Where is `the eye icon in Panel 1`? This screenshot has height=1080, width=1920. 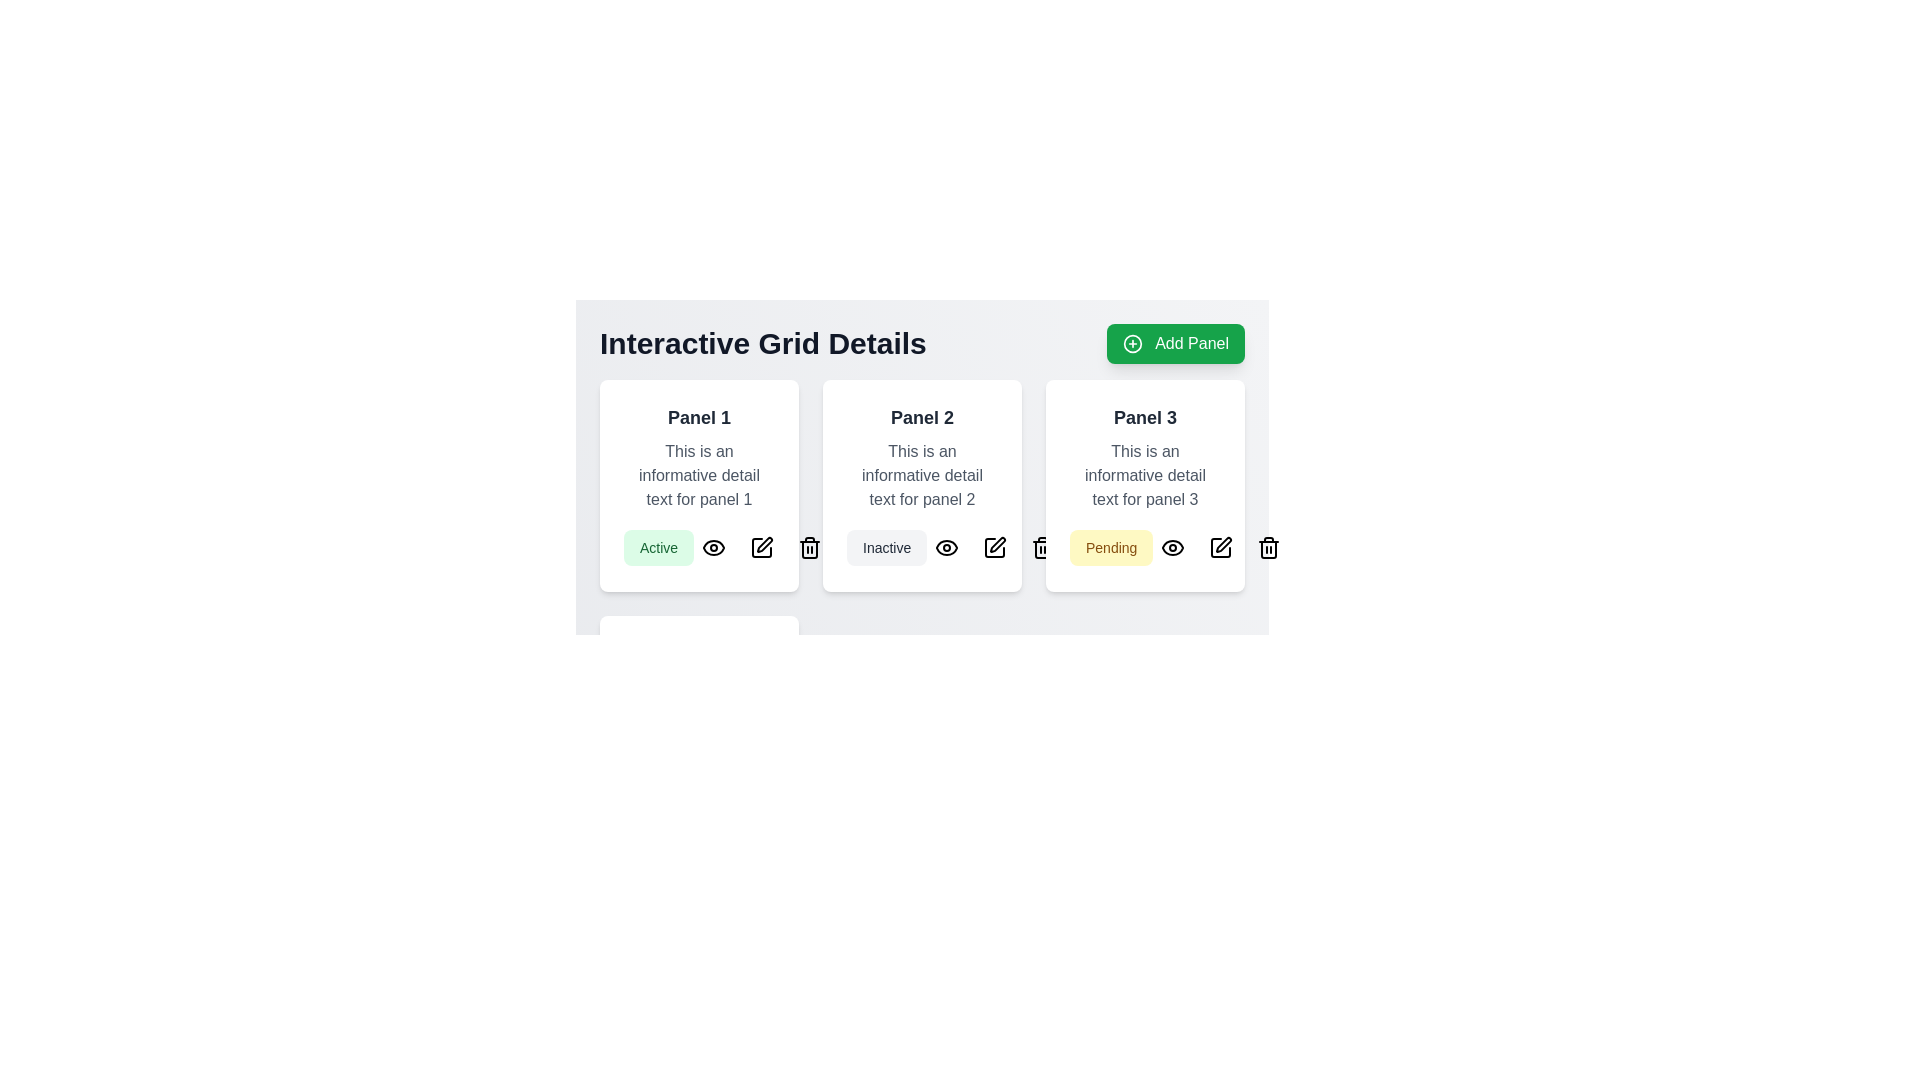 the eye icon in Panel 1 is located at coordinates (714, 547).